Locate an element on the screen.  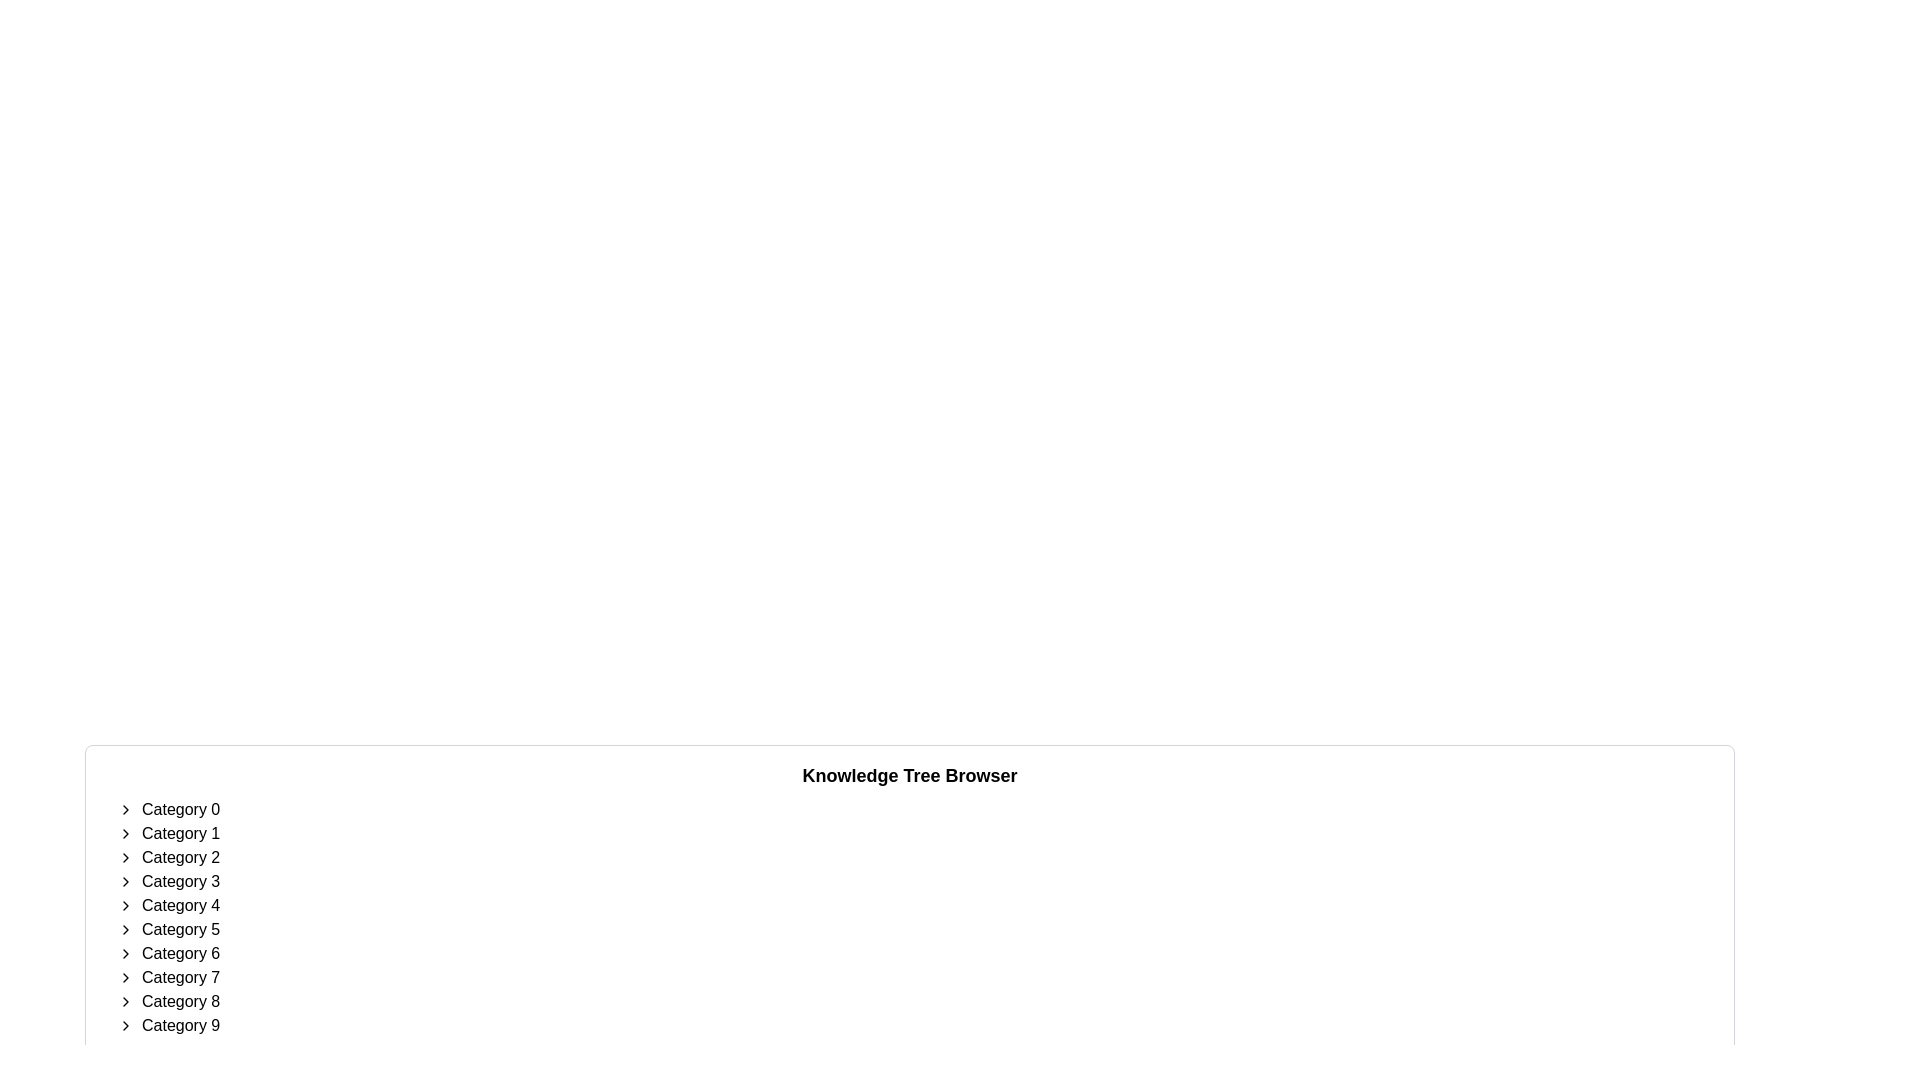
the Chevron icon, which is a small right-pointing arrow used as a navigation indicator, located to the left of the 'Category 2' label is located at coordinates (124, 856).